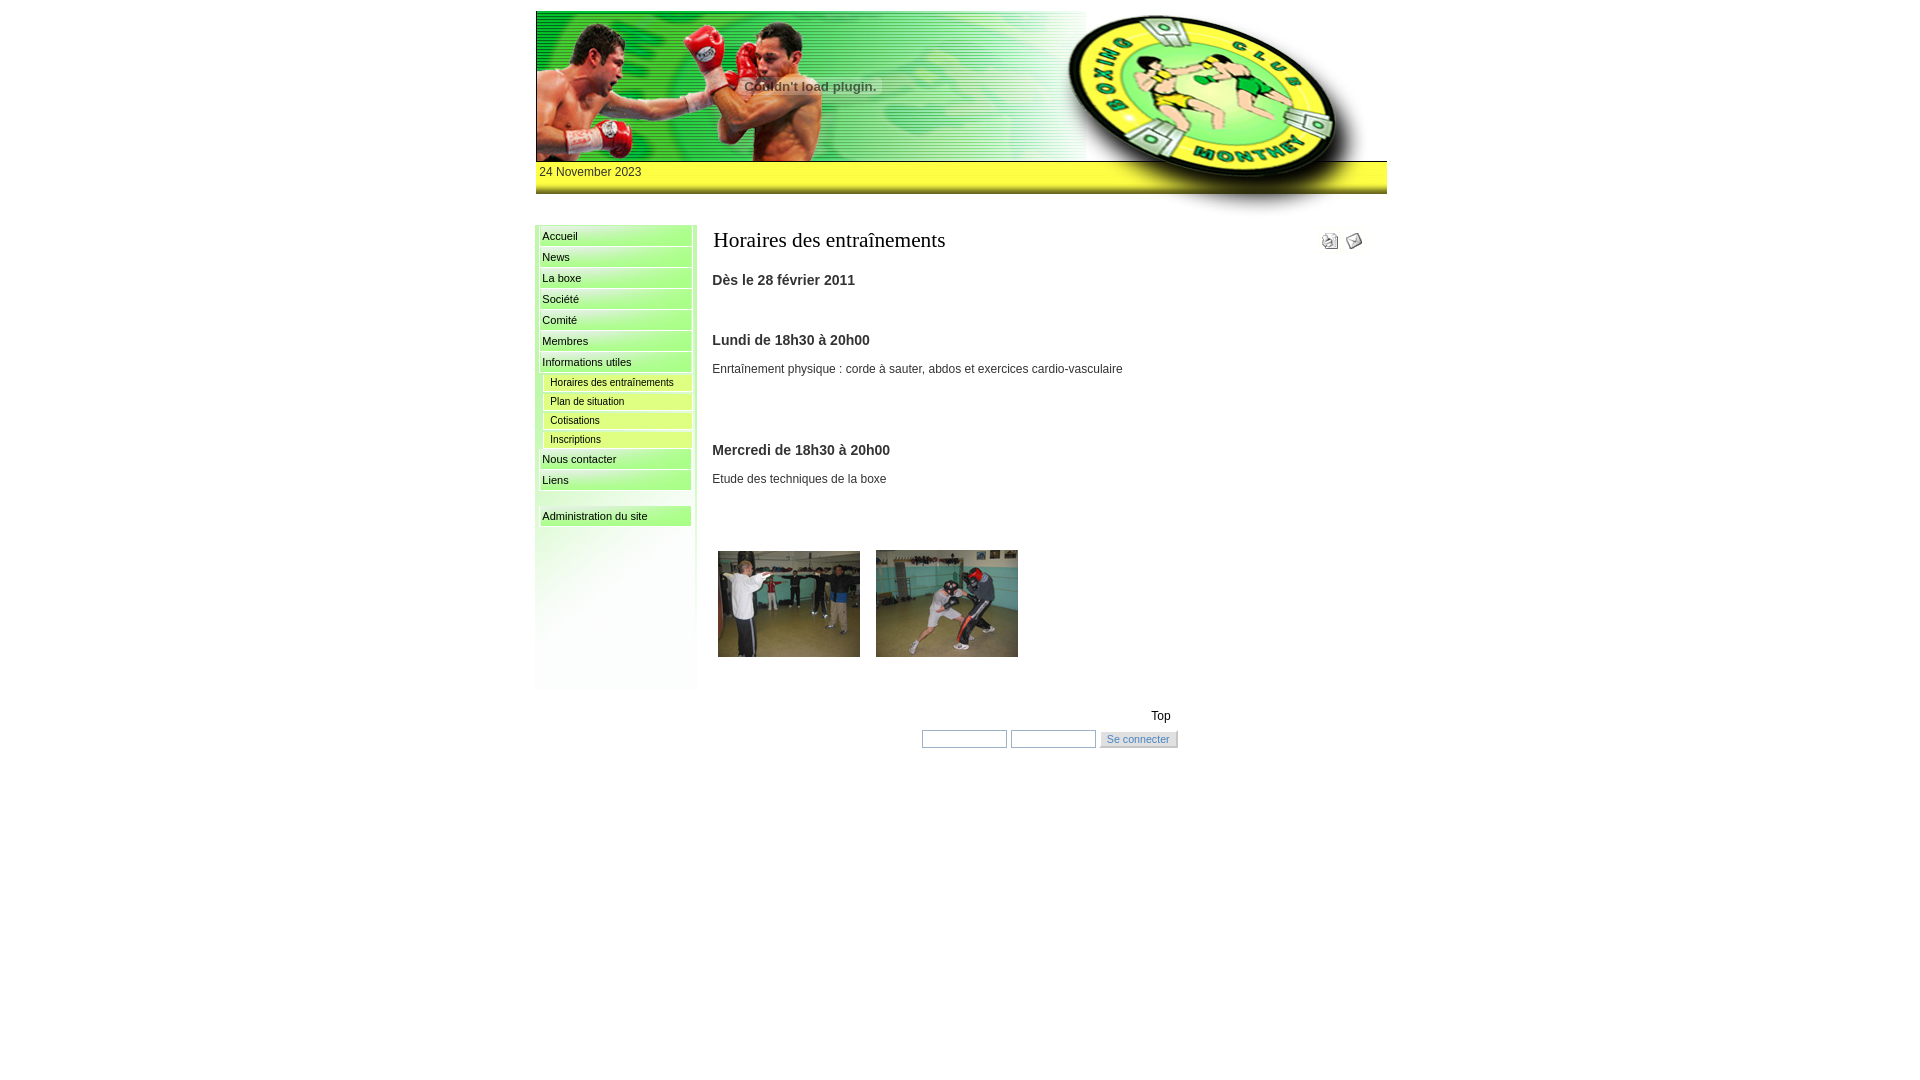 Image resolution: width=1920 pixels, height=1080 pixels. What do you see at coordinates (614, 480) in the screenshot?
I see `'Liens'` at bounding box center [614, 480].